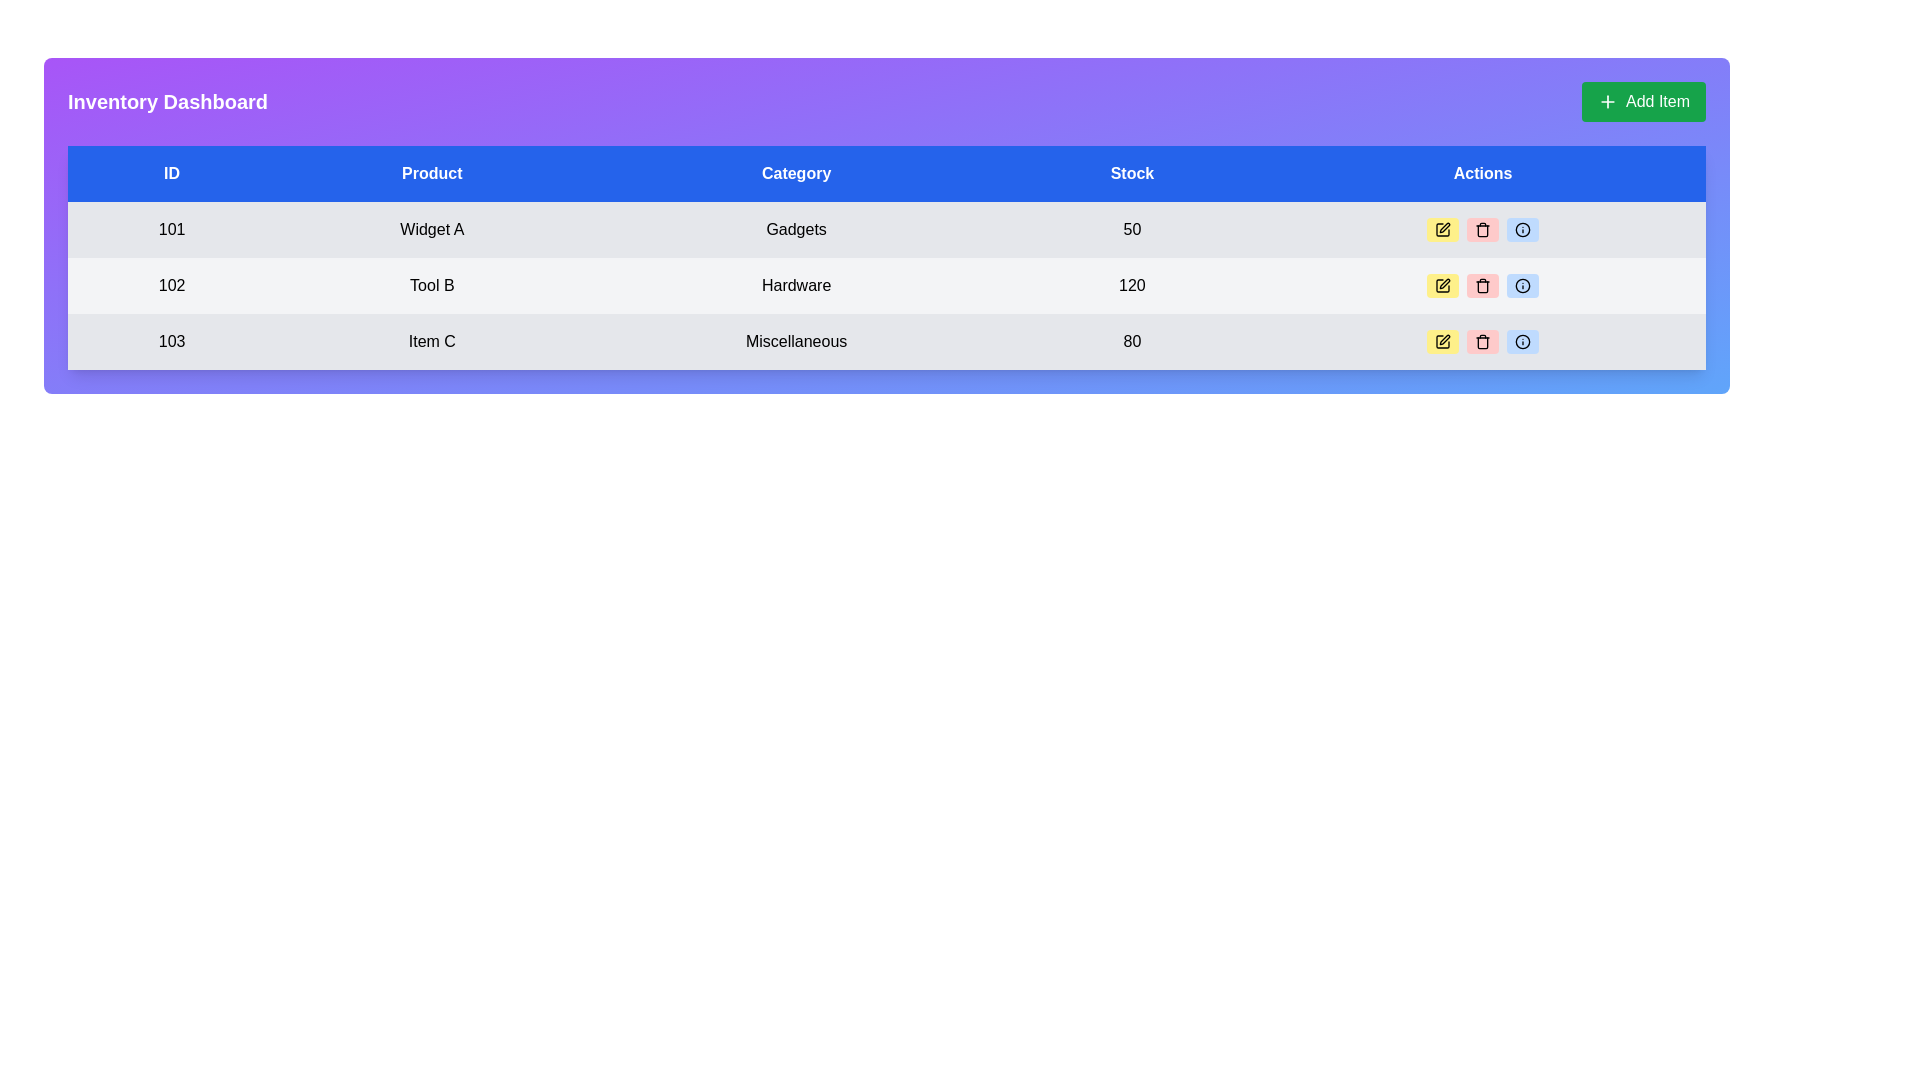 The height and width of the screenshot is (1080, 1920). Describe the element at coordinates (172, 341) in the screenshot. I see `the text label component in the first column of the third row of the table, which serves as an identifier likely indicating a unique ID` at that location.